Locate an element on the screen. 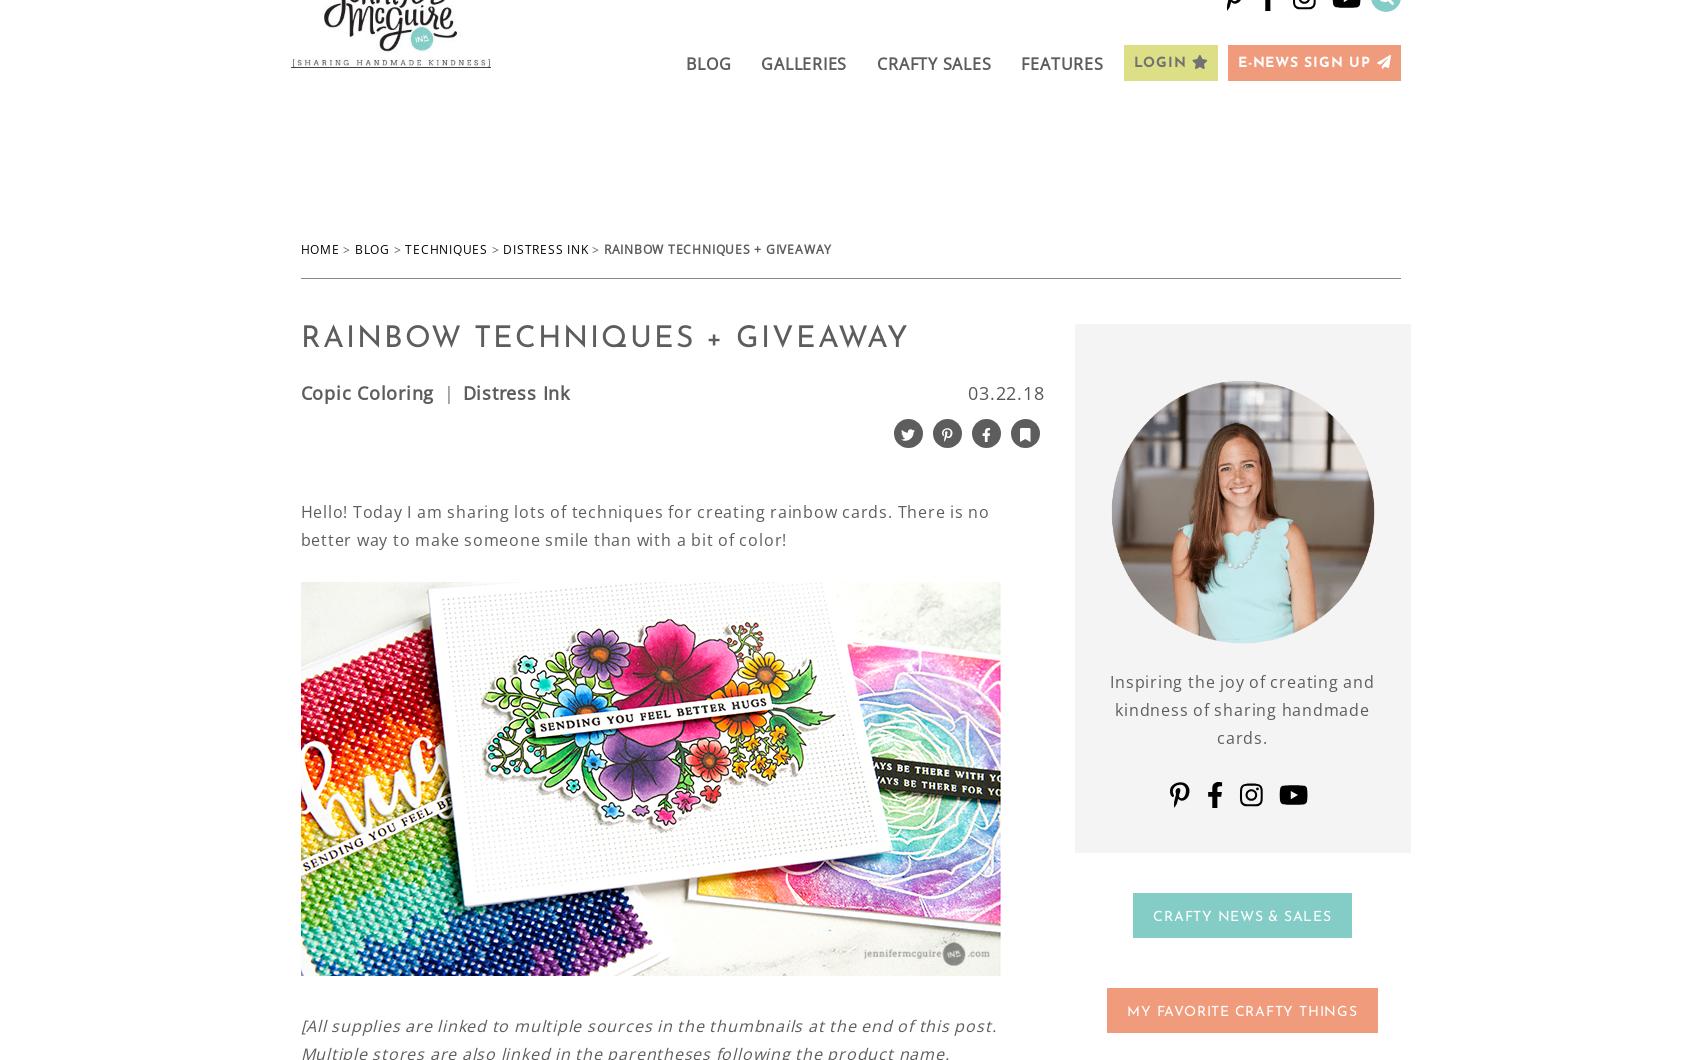 This screenshot has width=1701, height=1060. '[All supplies are linked to multiple sources in the thumbnails at the end of this post.' is located at coordinates (647, 1024).